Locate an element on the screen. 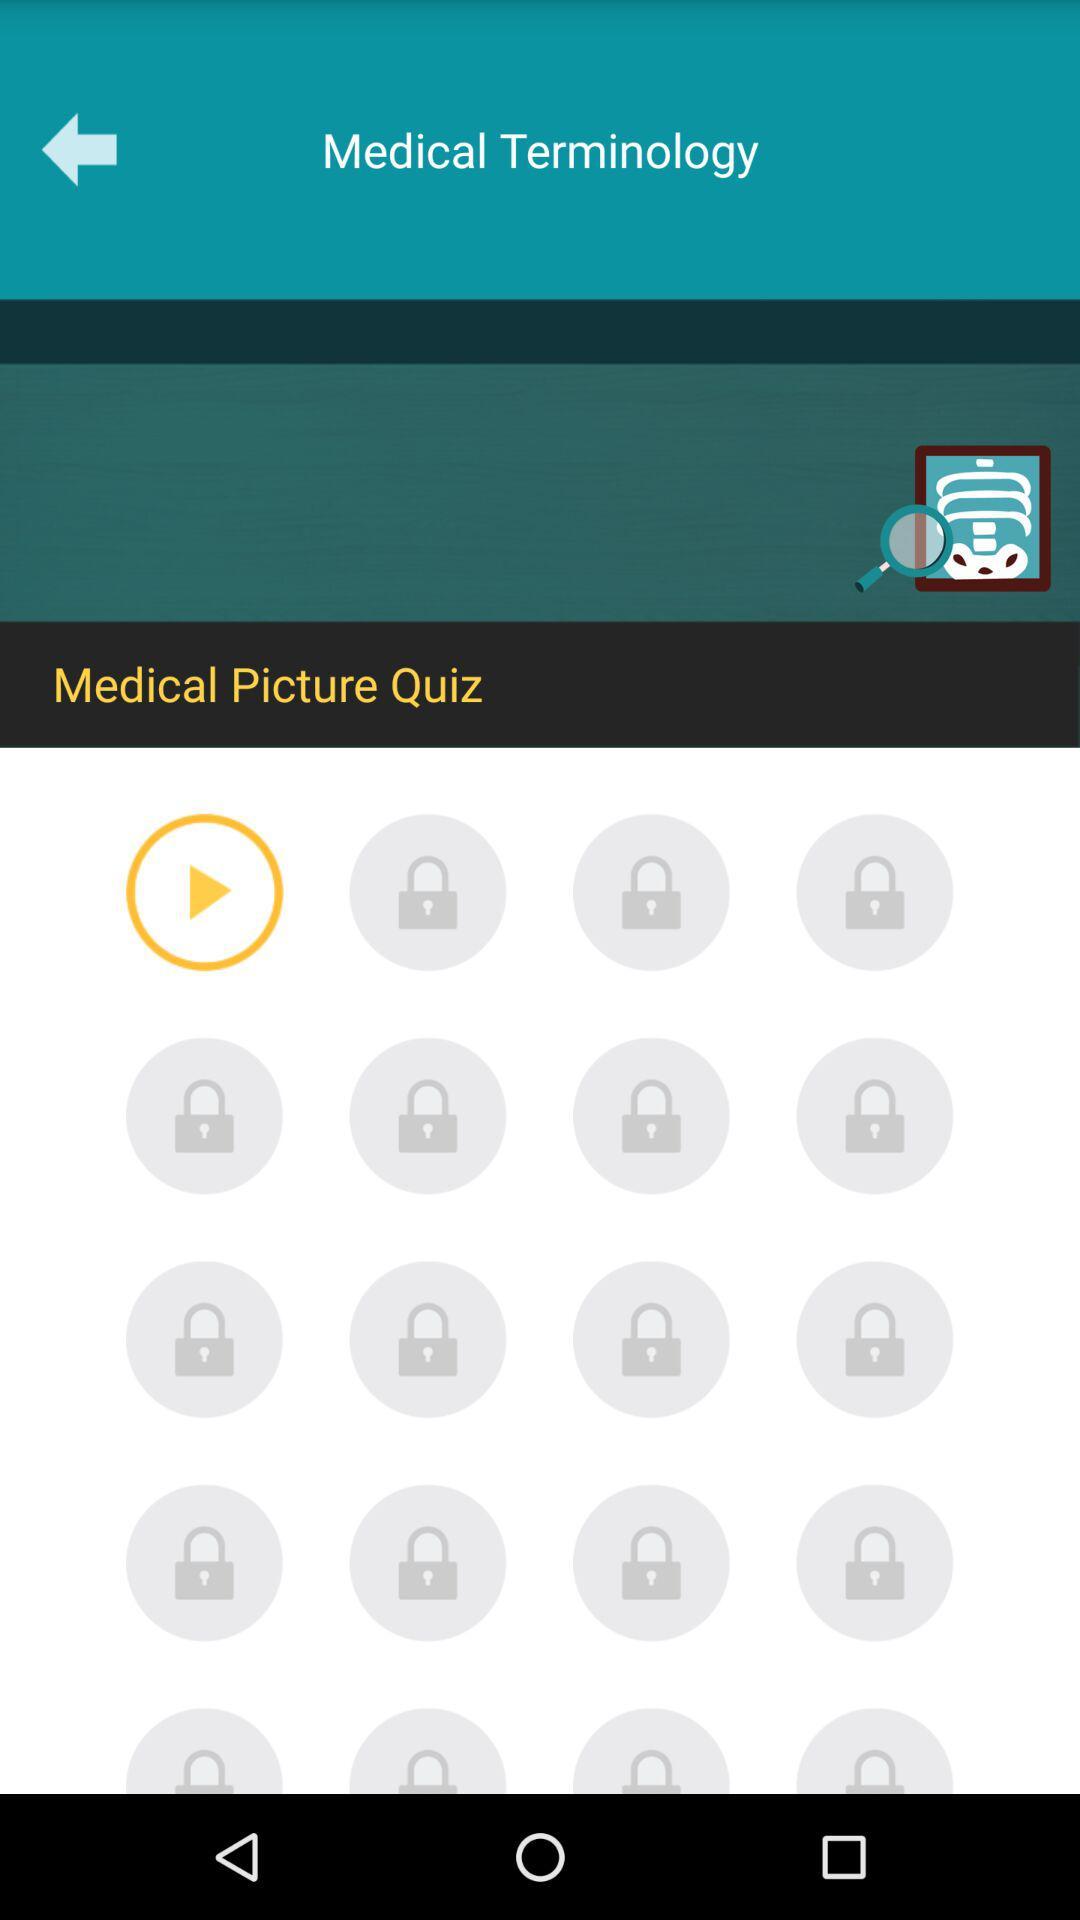 The width and height of the screenshot is (1080, 1920). open item is located at coordinates (651, 1339).